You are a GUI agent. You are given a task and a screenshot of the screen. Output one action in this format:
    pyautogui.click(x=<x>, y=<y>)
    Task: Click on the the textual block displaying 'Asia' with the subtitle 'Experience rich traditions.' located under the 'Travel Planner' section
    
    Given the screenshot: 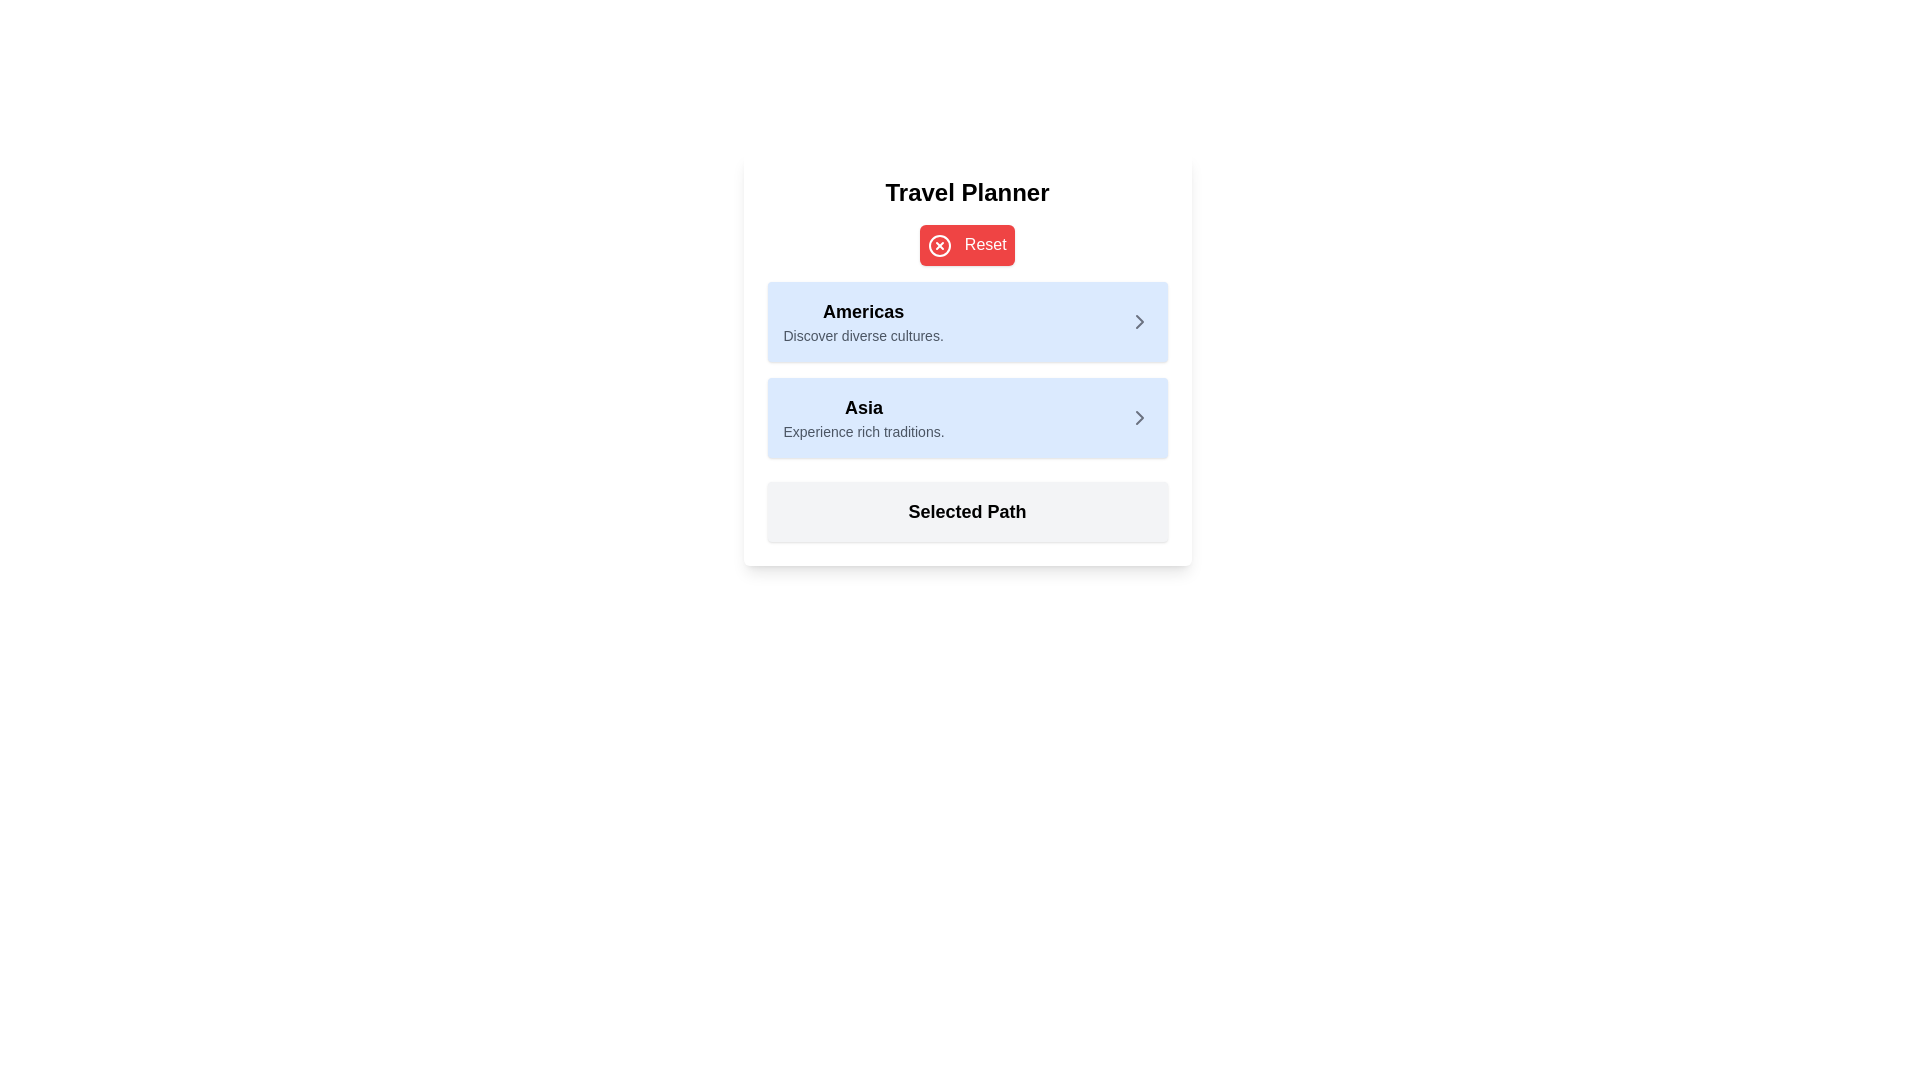 What is the action you would take?
    pyautogui.click(x=864, y=416)
    